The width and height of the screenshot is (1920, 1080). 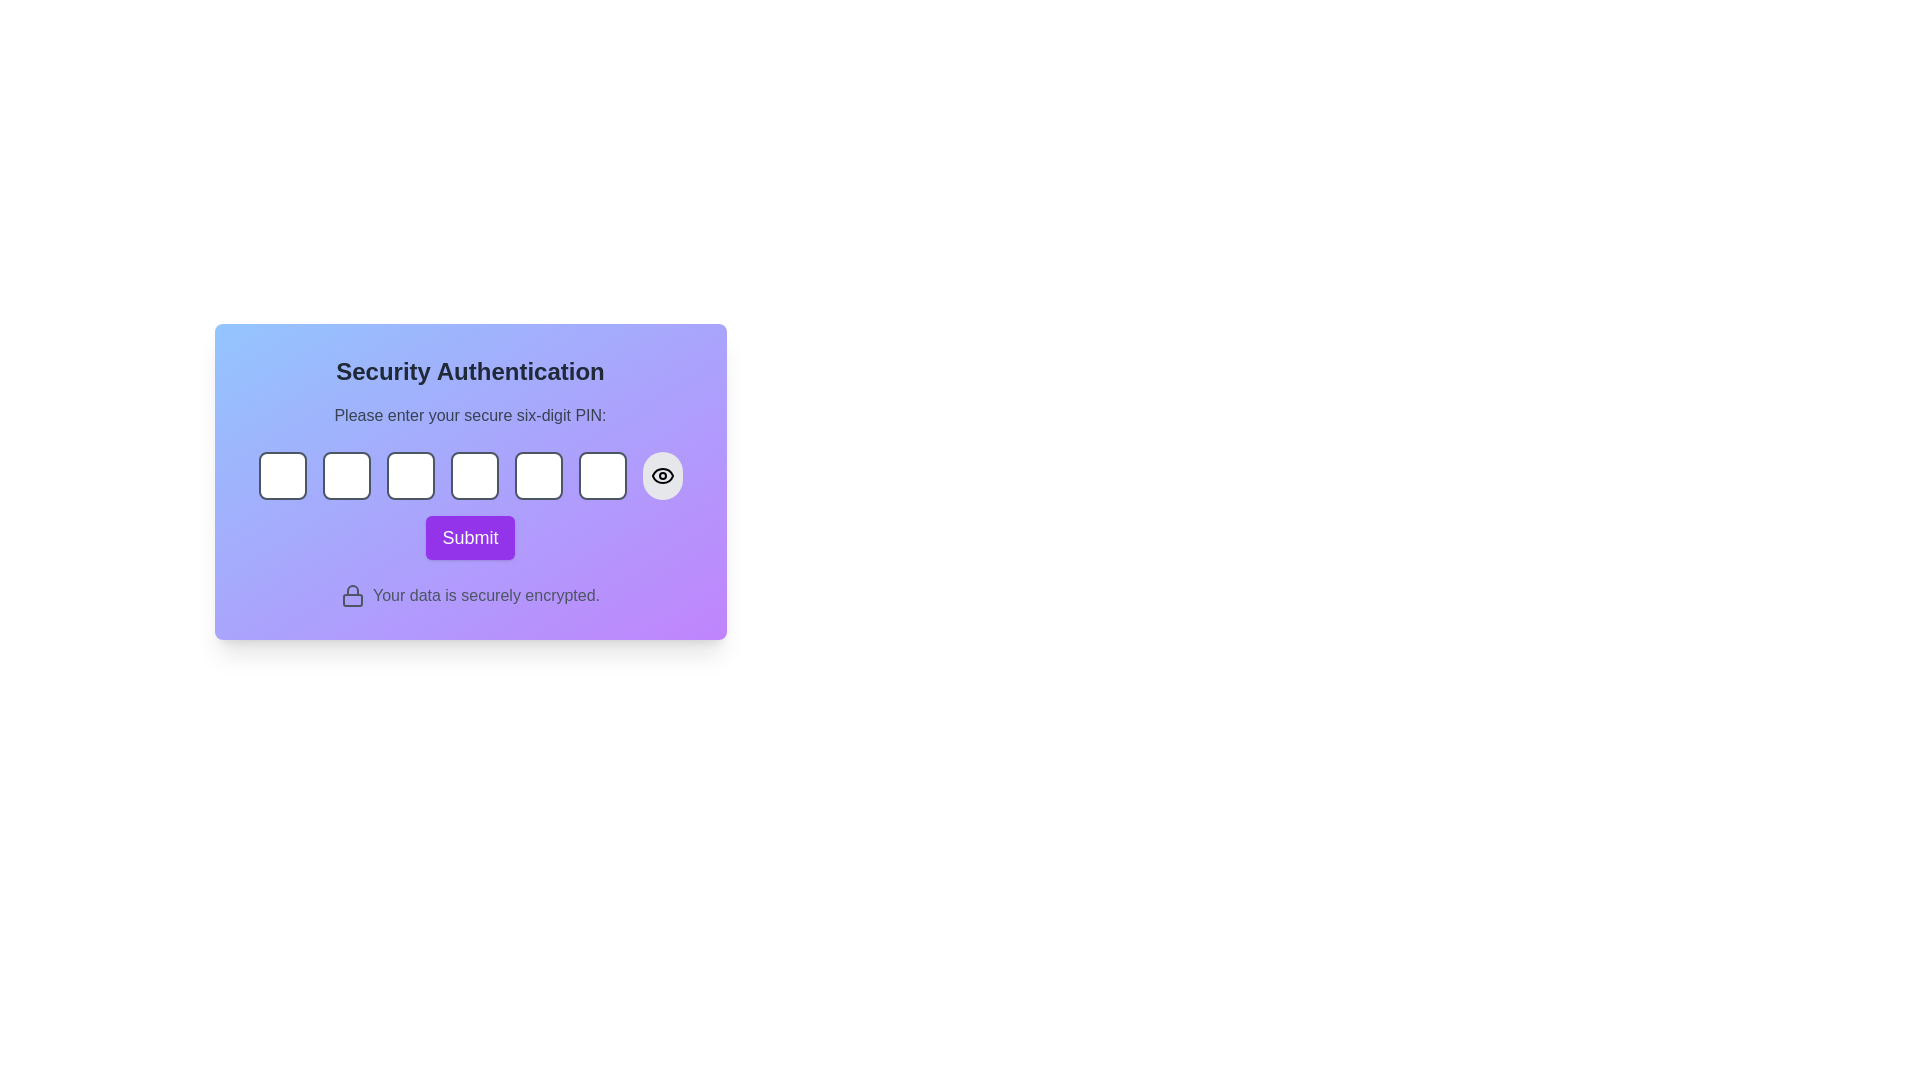 I want to click on instructions provided by the Instructional Text Label located beneath the title 'Security Authentication' and above the six PIN input boxes, centered horizontally, so click(x=469, y=415).